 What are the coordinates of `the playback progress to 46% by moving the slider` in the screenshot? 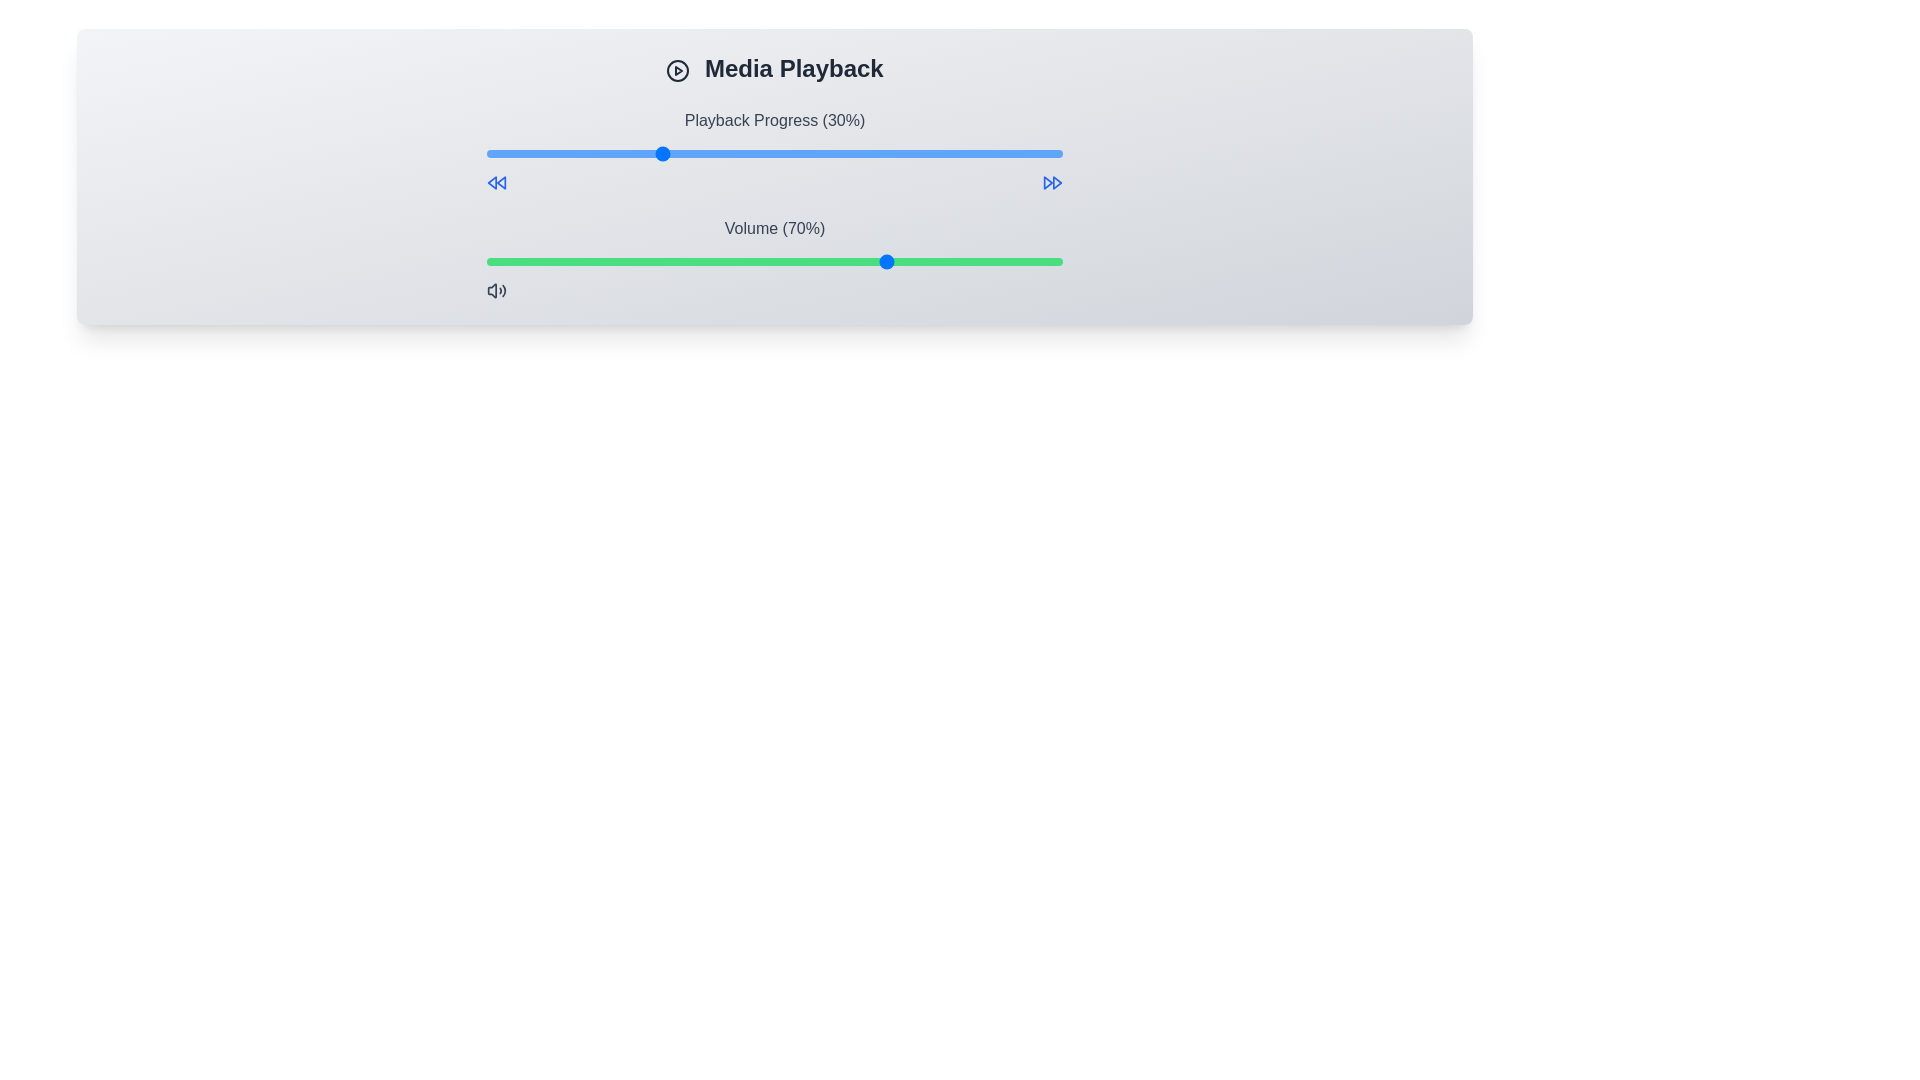 It's located at (750, 153).